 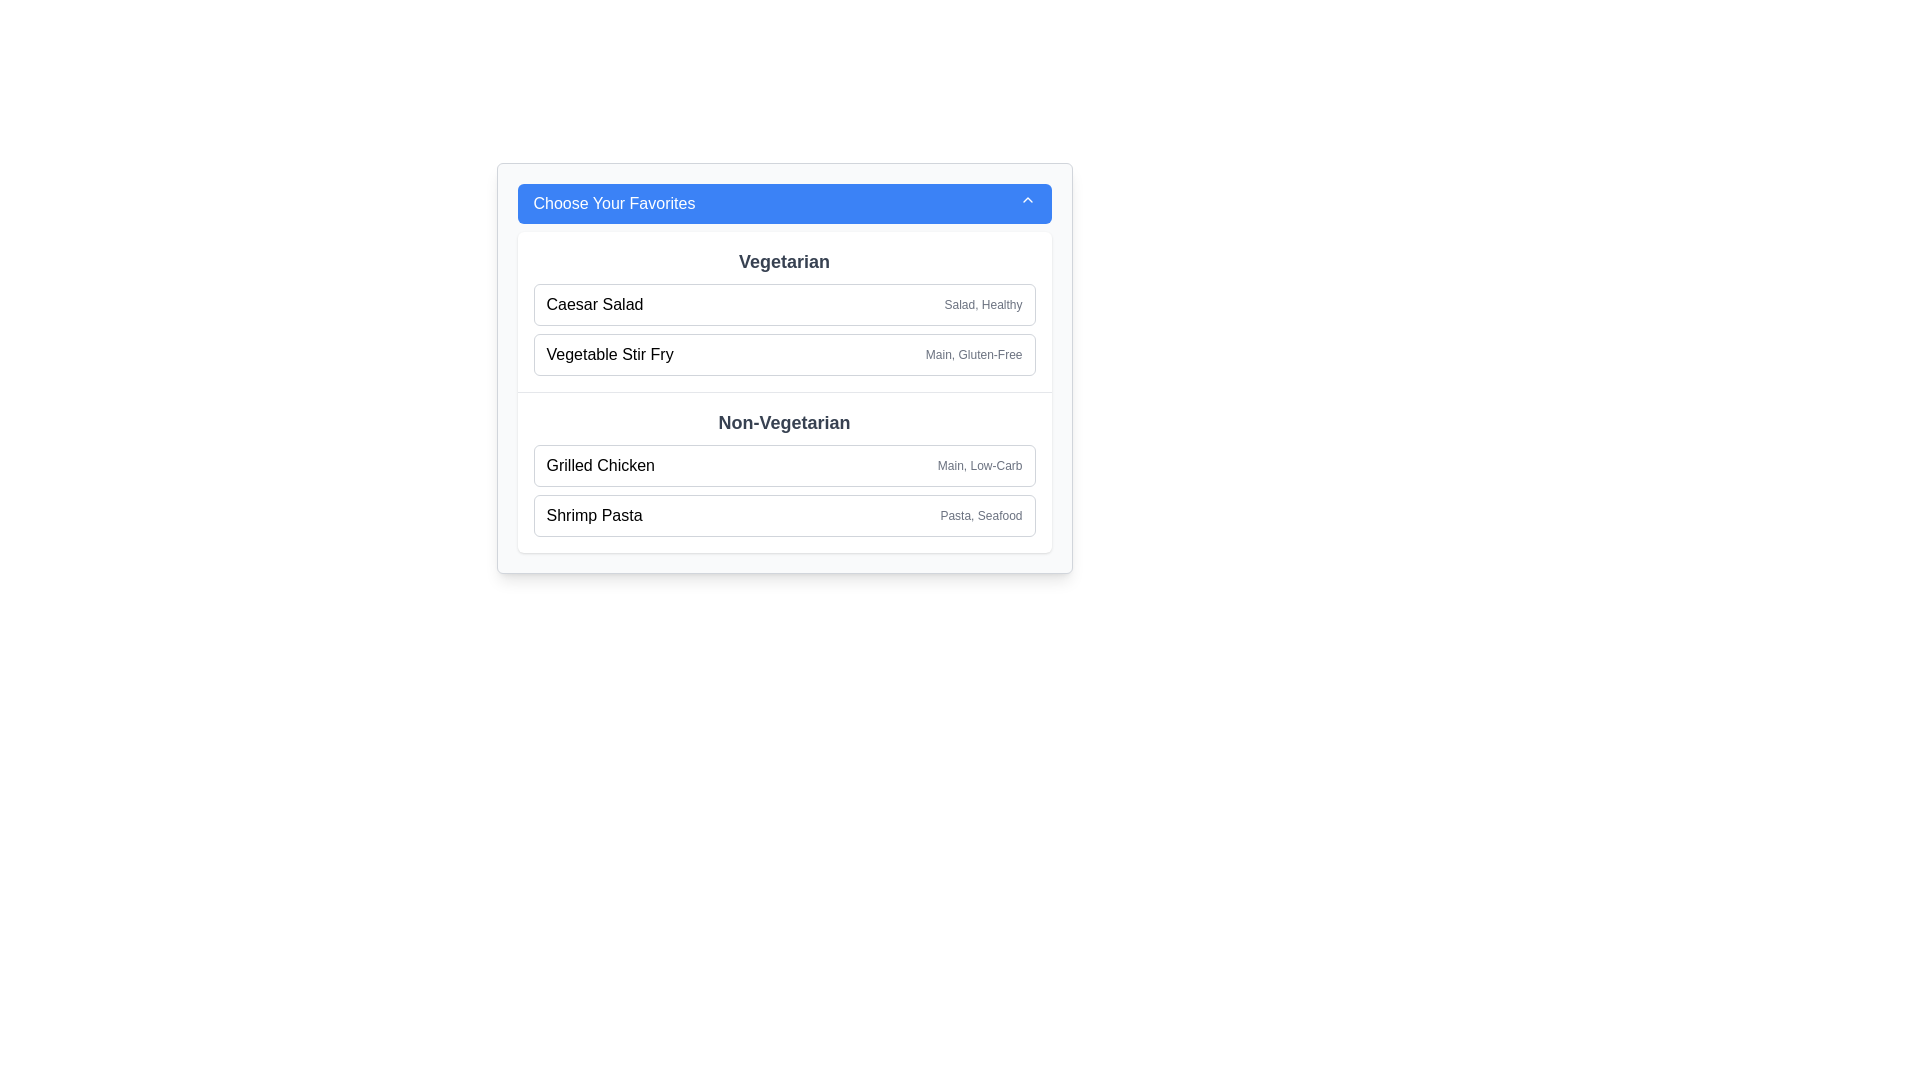 I want to click on the 'Main' low-carb text label located in the 'Non-Vegetarian' section under the 'Grilled Chicken' item, so click(x=980, y=466).